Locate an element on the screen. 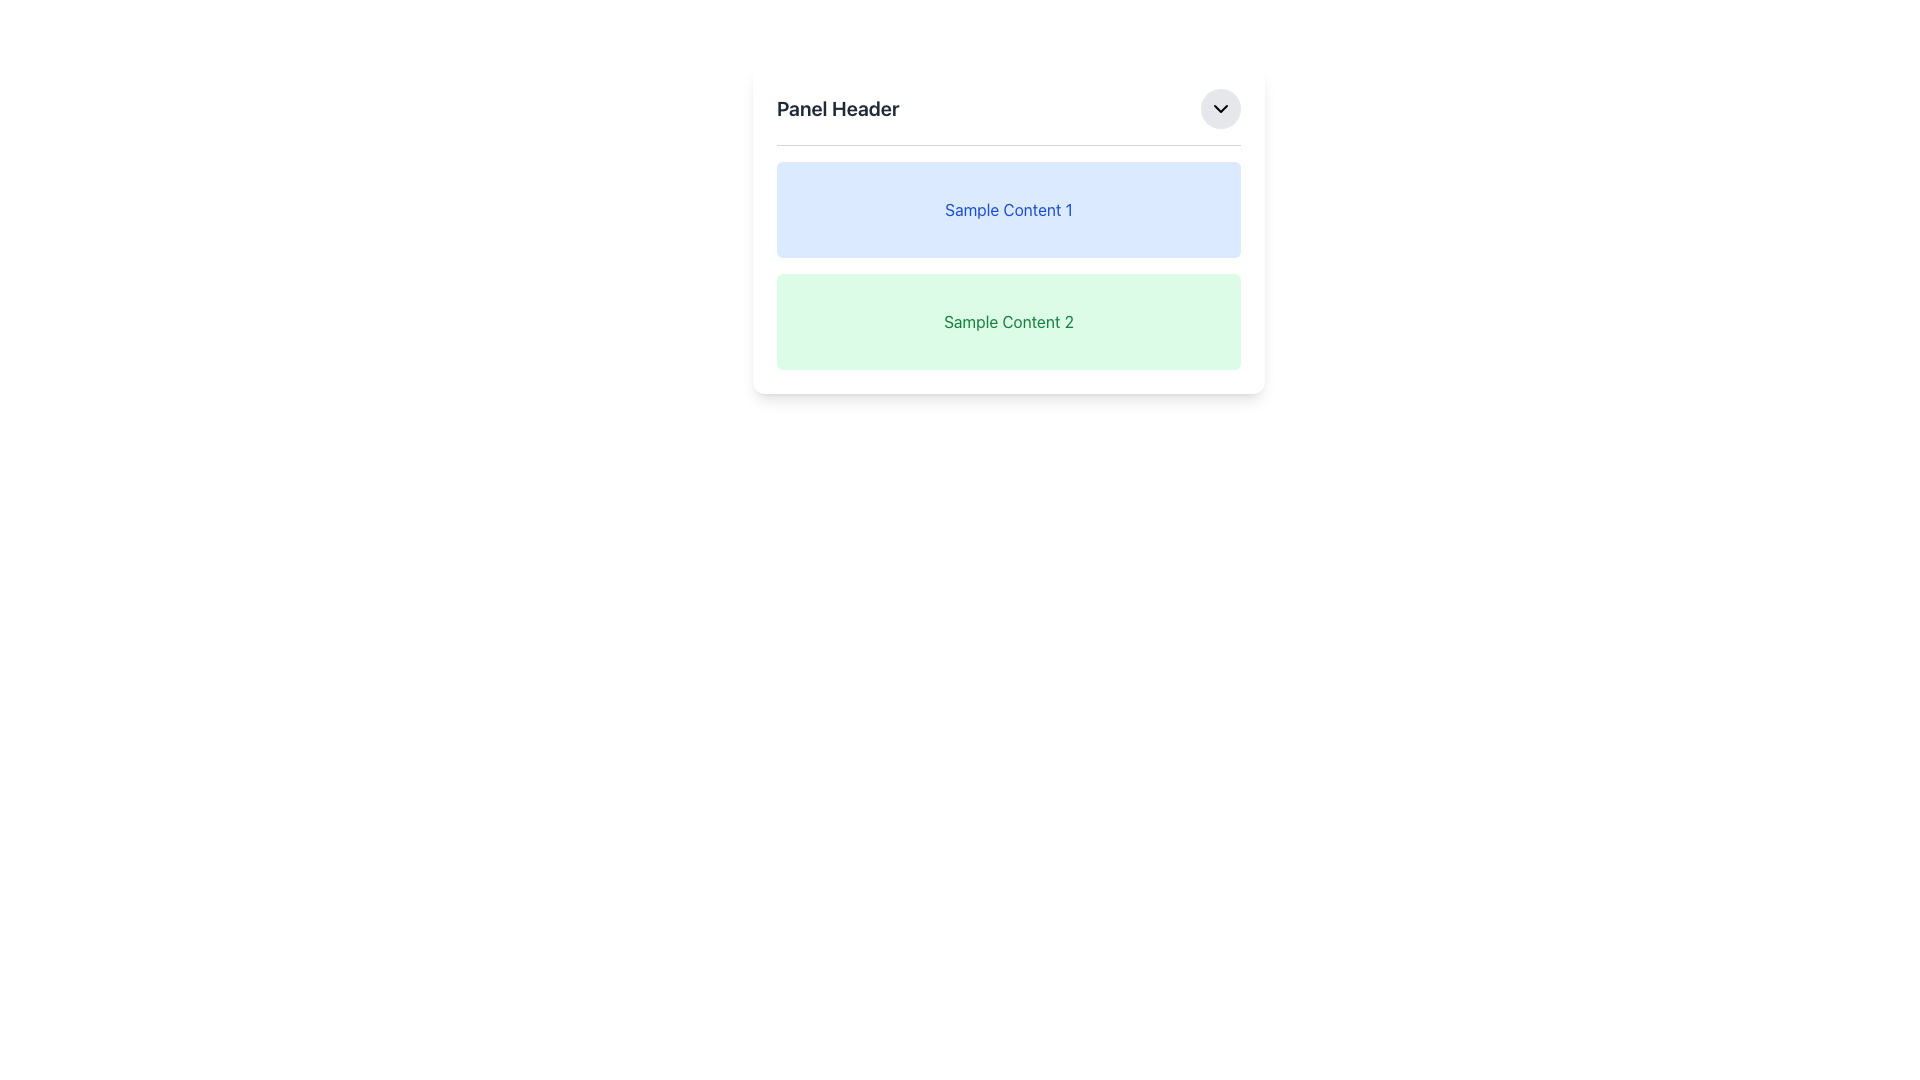 This screenshot has height=1080, width=1920. the Text Label displaying 'Sample Content 2' in a green font, located in the center of a light green section below 'Sample Content 1' is located at coordinates (1008, 320).